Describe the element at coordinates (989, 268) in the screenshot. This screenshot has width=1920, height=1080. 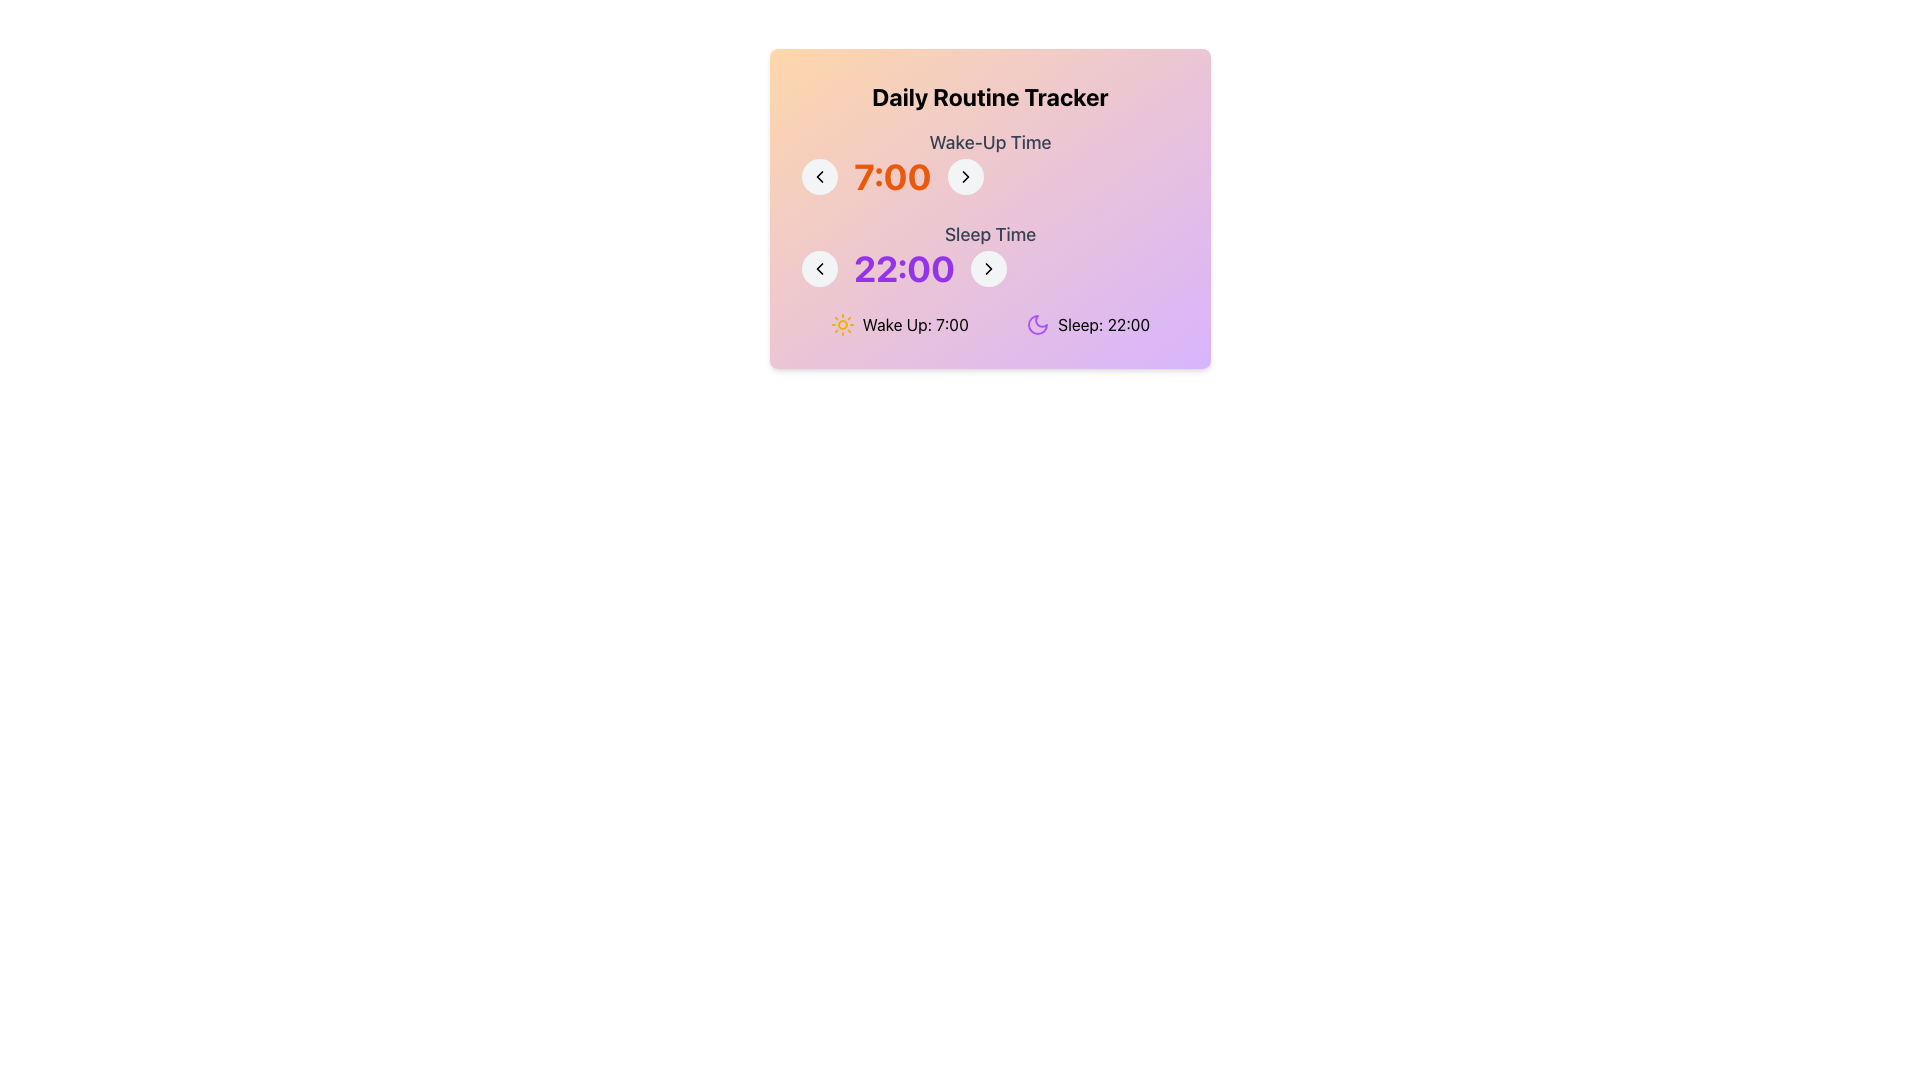
I see `the circular button with a gray background and a right-pointing chevron icon, located to the right of the 'Sleep Time' label and the purple '22:00' text, to increase sleep time` at that location.